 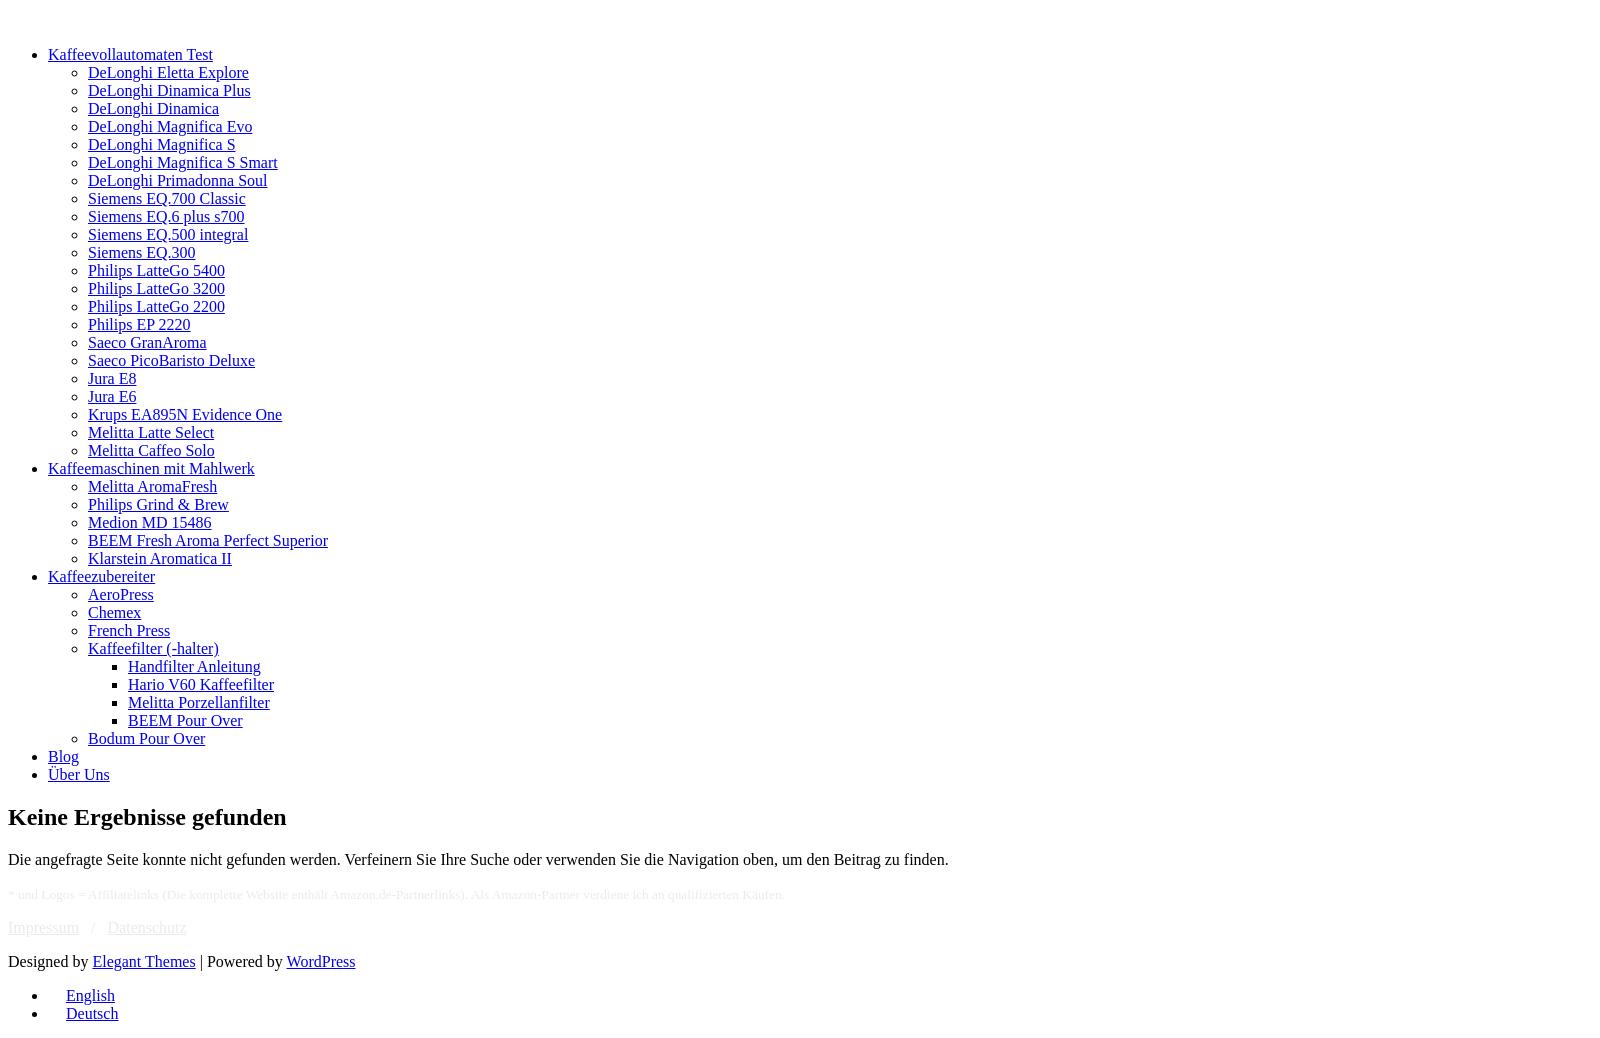 What do you see at coordinates (127, 665) in the screenshot?
I see `'Handfilter Anleitung'` at bounding box center [127, 665].